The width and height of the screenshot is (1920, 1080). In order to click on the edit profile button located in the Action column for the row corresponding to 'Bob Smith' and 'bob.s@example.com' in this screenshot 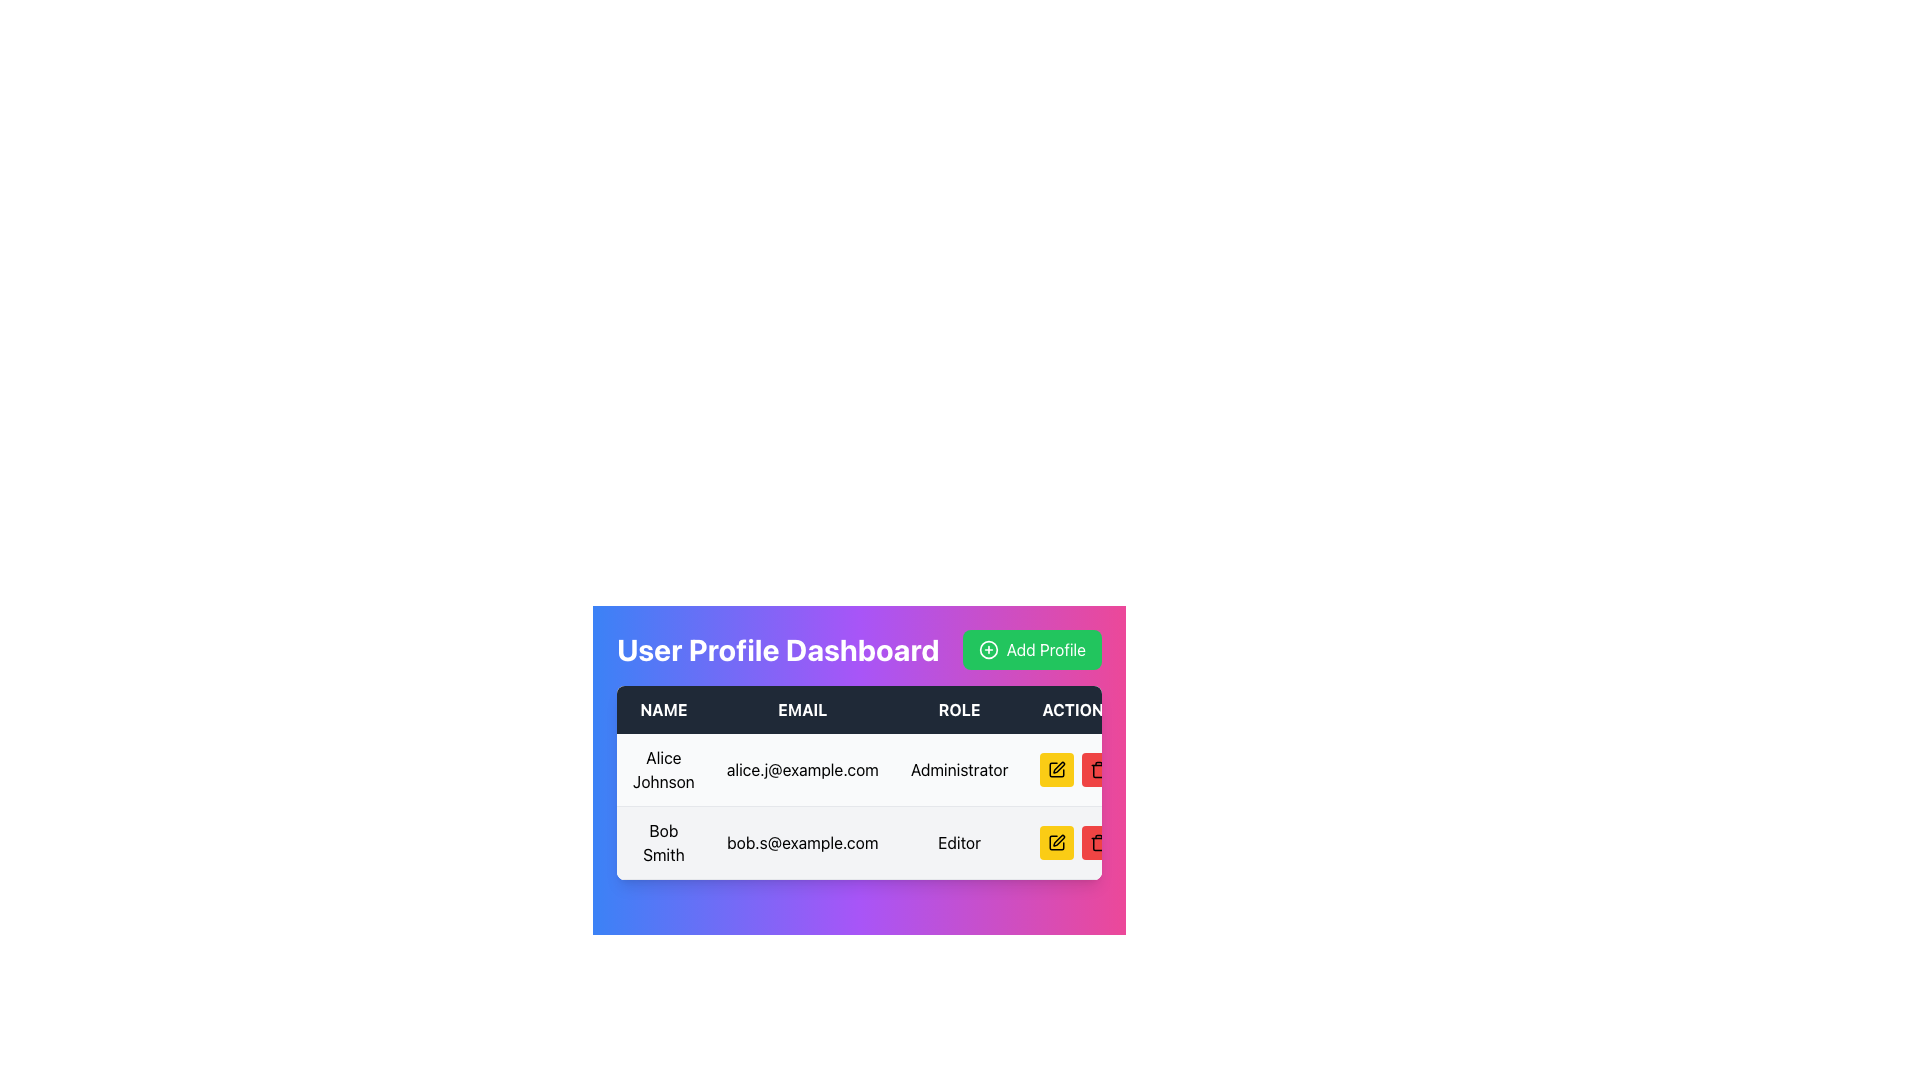, I will do `click(1056, 769)`.